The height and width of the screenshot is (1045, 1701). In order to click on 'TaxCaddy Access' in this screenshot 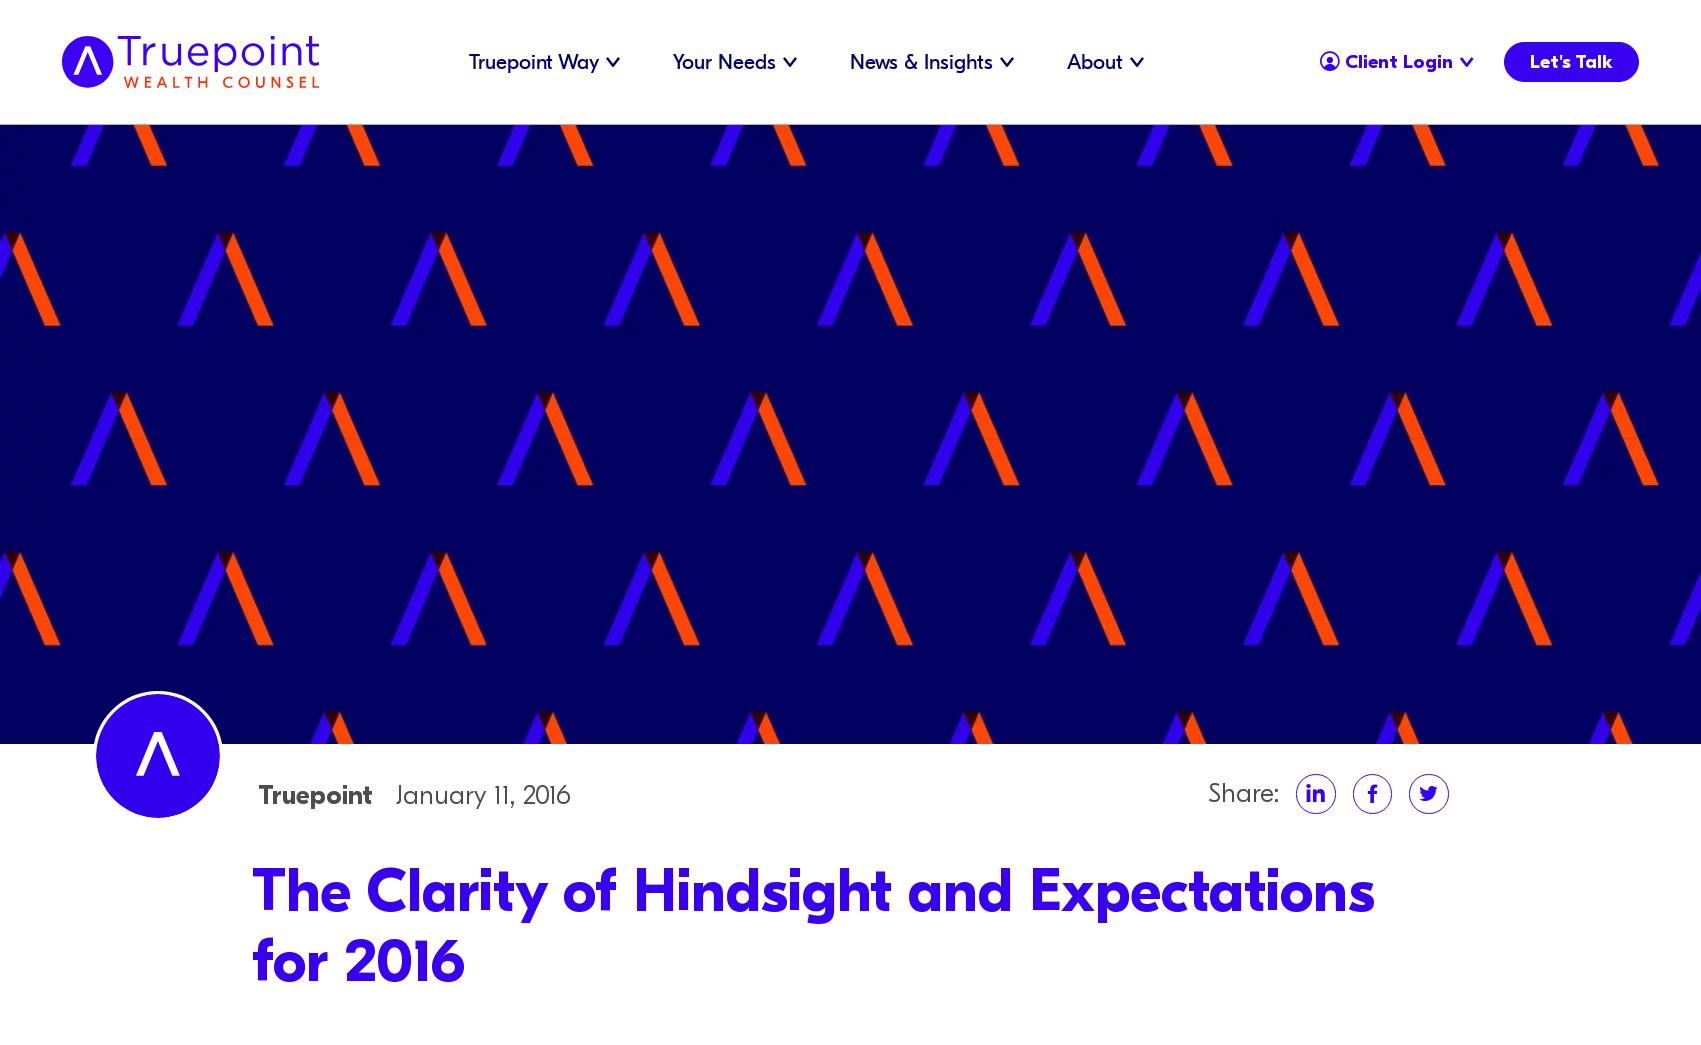, I will do `click(1306, 52)`.